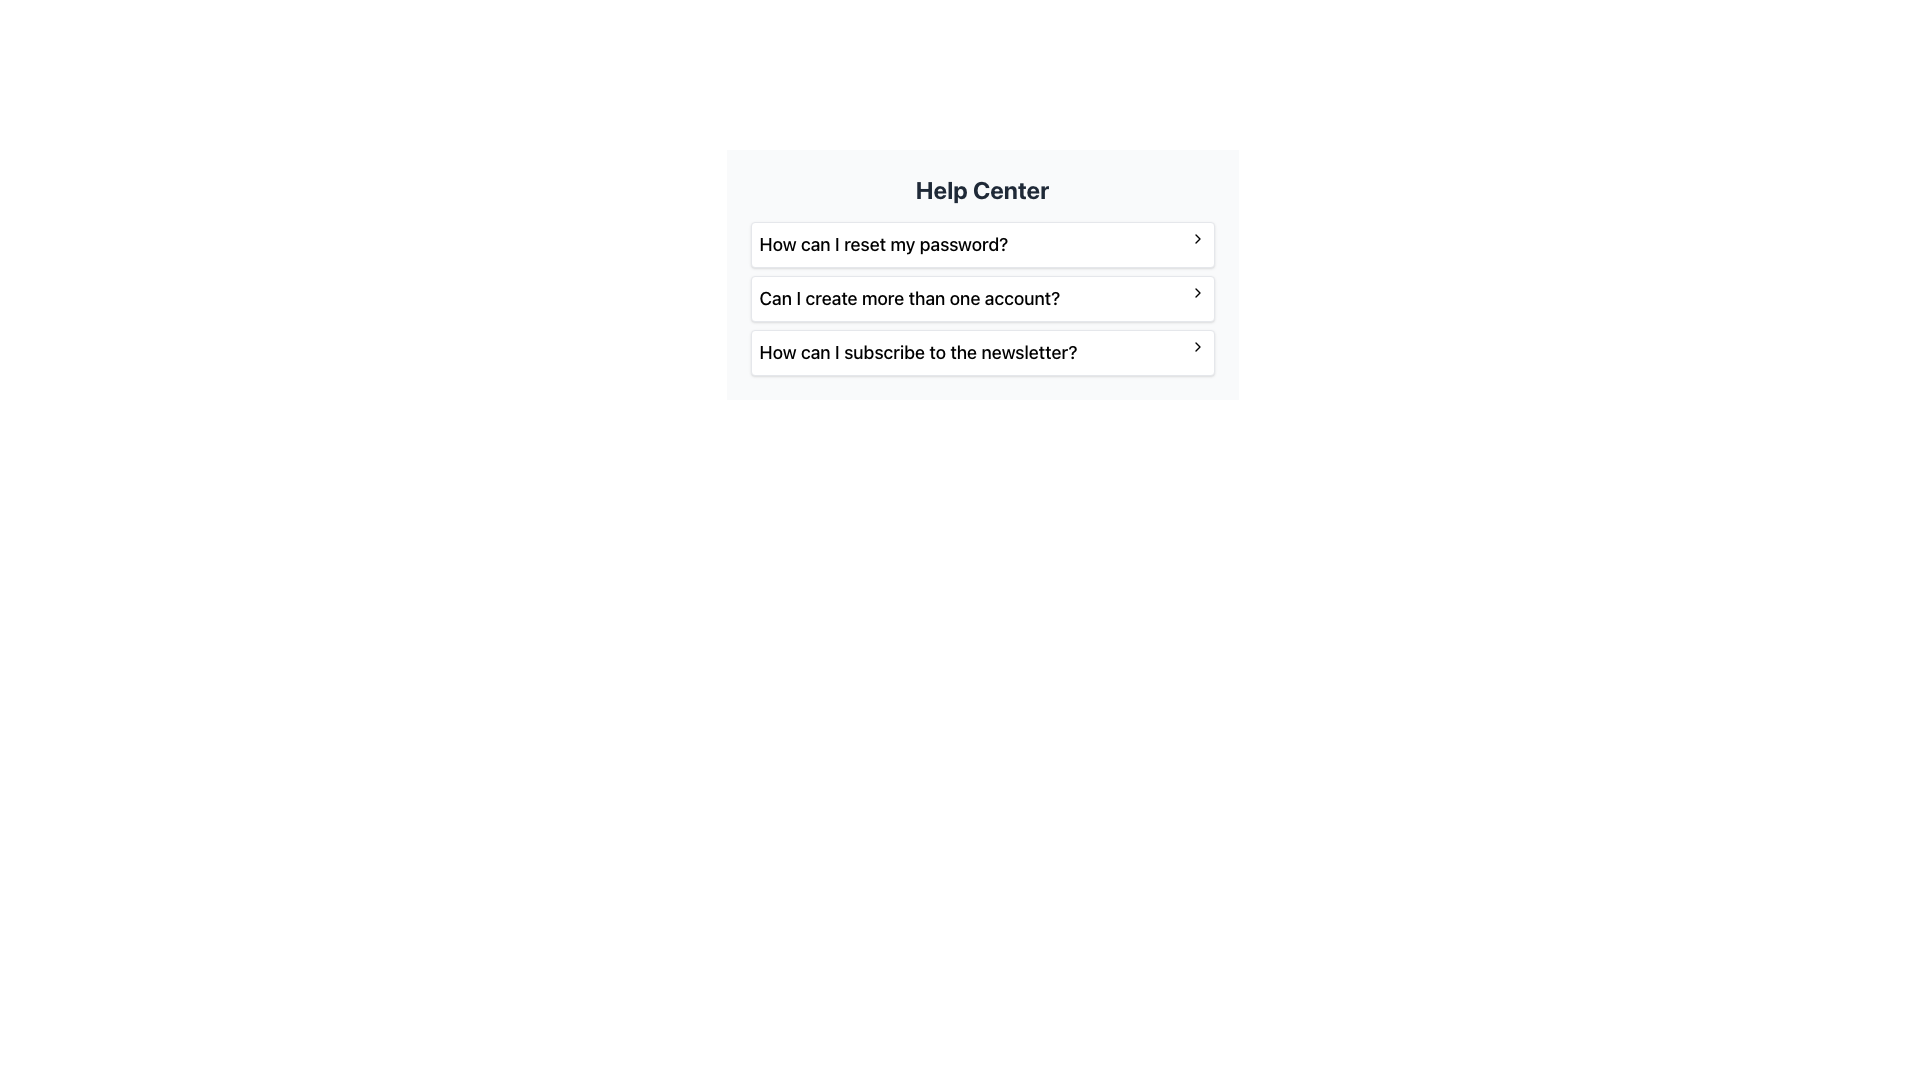  Describe the element at coordinates (982, 299) in the screenshot. I see `the second Interactive FAQ item under the 'Help Center' heading` at that location.